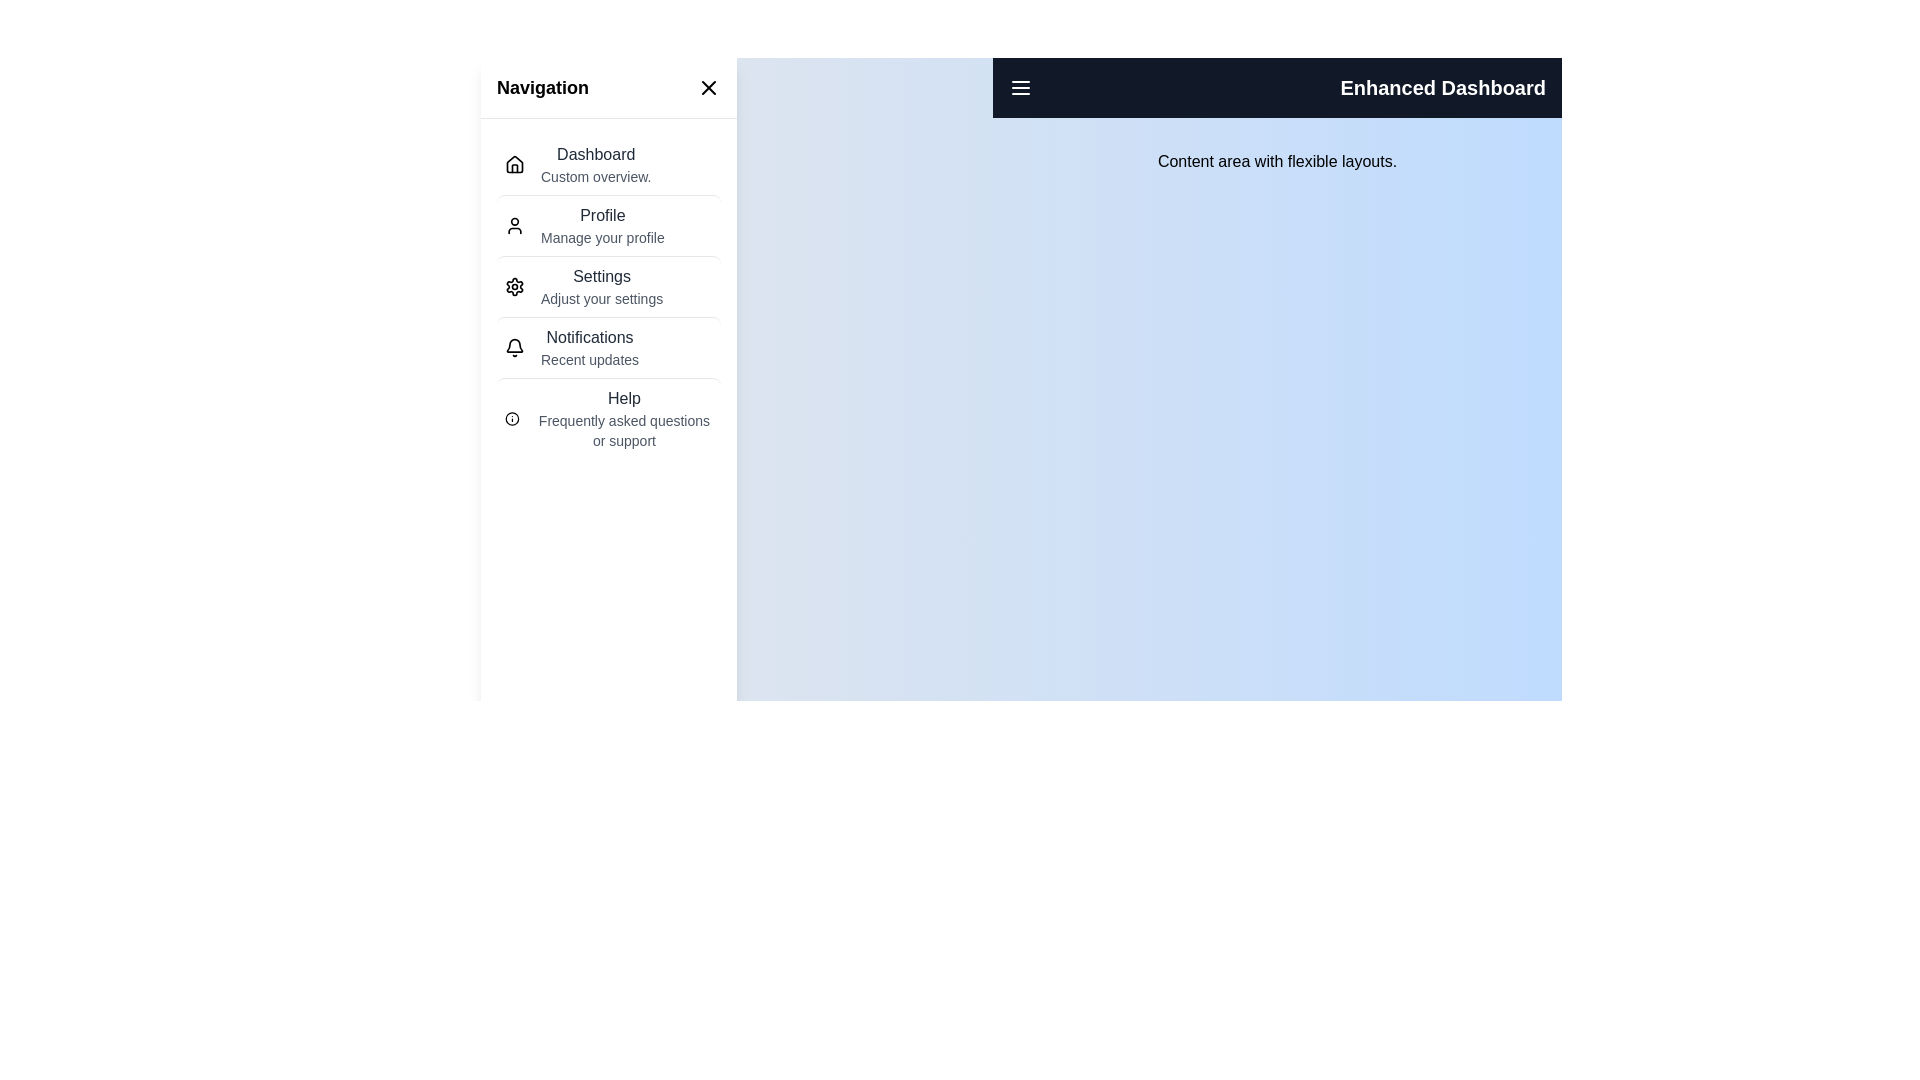 The image size is (1920, 1080). I want to click on the circular element of the 'info' icon, which features a smooth outline and no fill, serving as a foundational component of the icon, so click(512, 418).